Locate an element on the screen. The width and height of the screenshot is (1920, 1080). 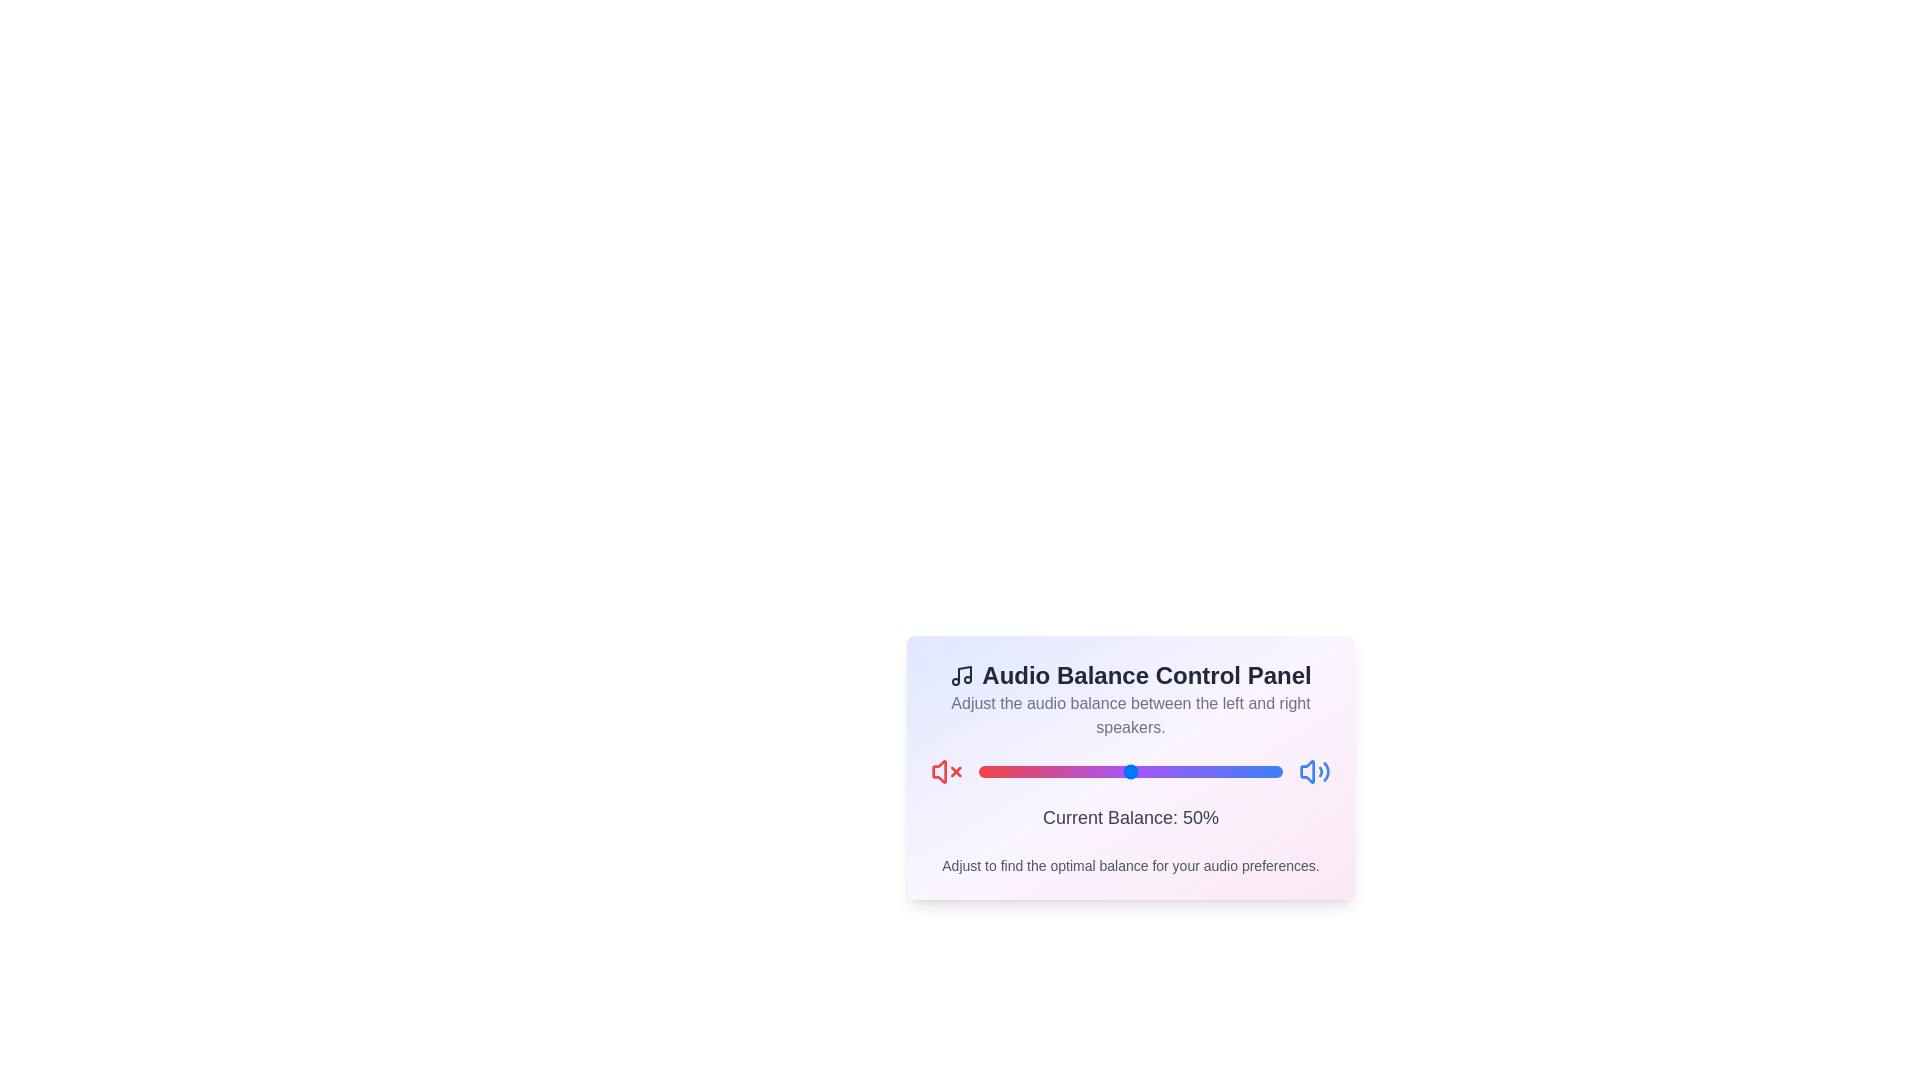
the balance slider to 97% is located at coordinates (1272, 770).